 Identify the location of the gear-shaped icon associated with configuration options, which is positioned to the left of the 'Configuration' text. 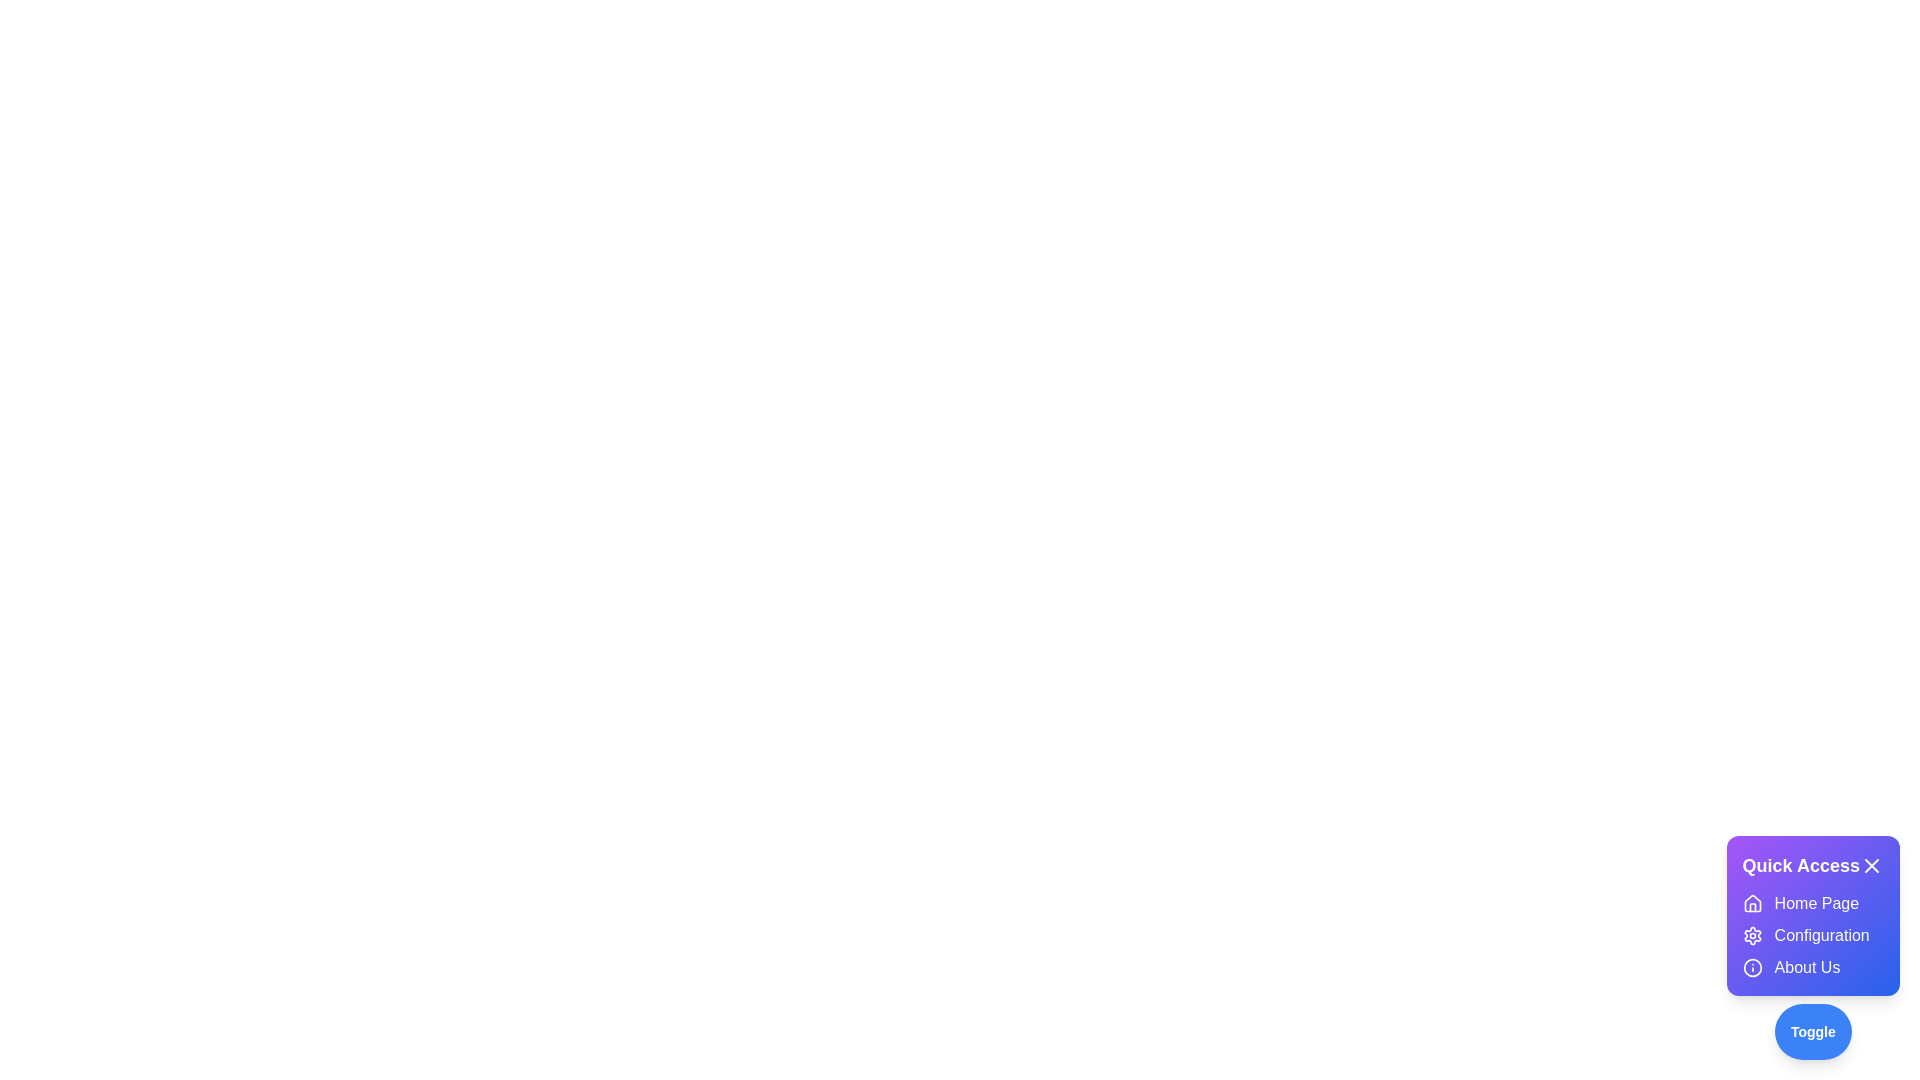
(1751, 936).